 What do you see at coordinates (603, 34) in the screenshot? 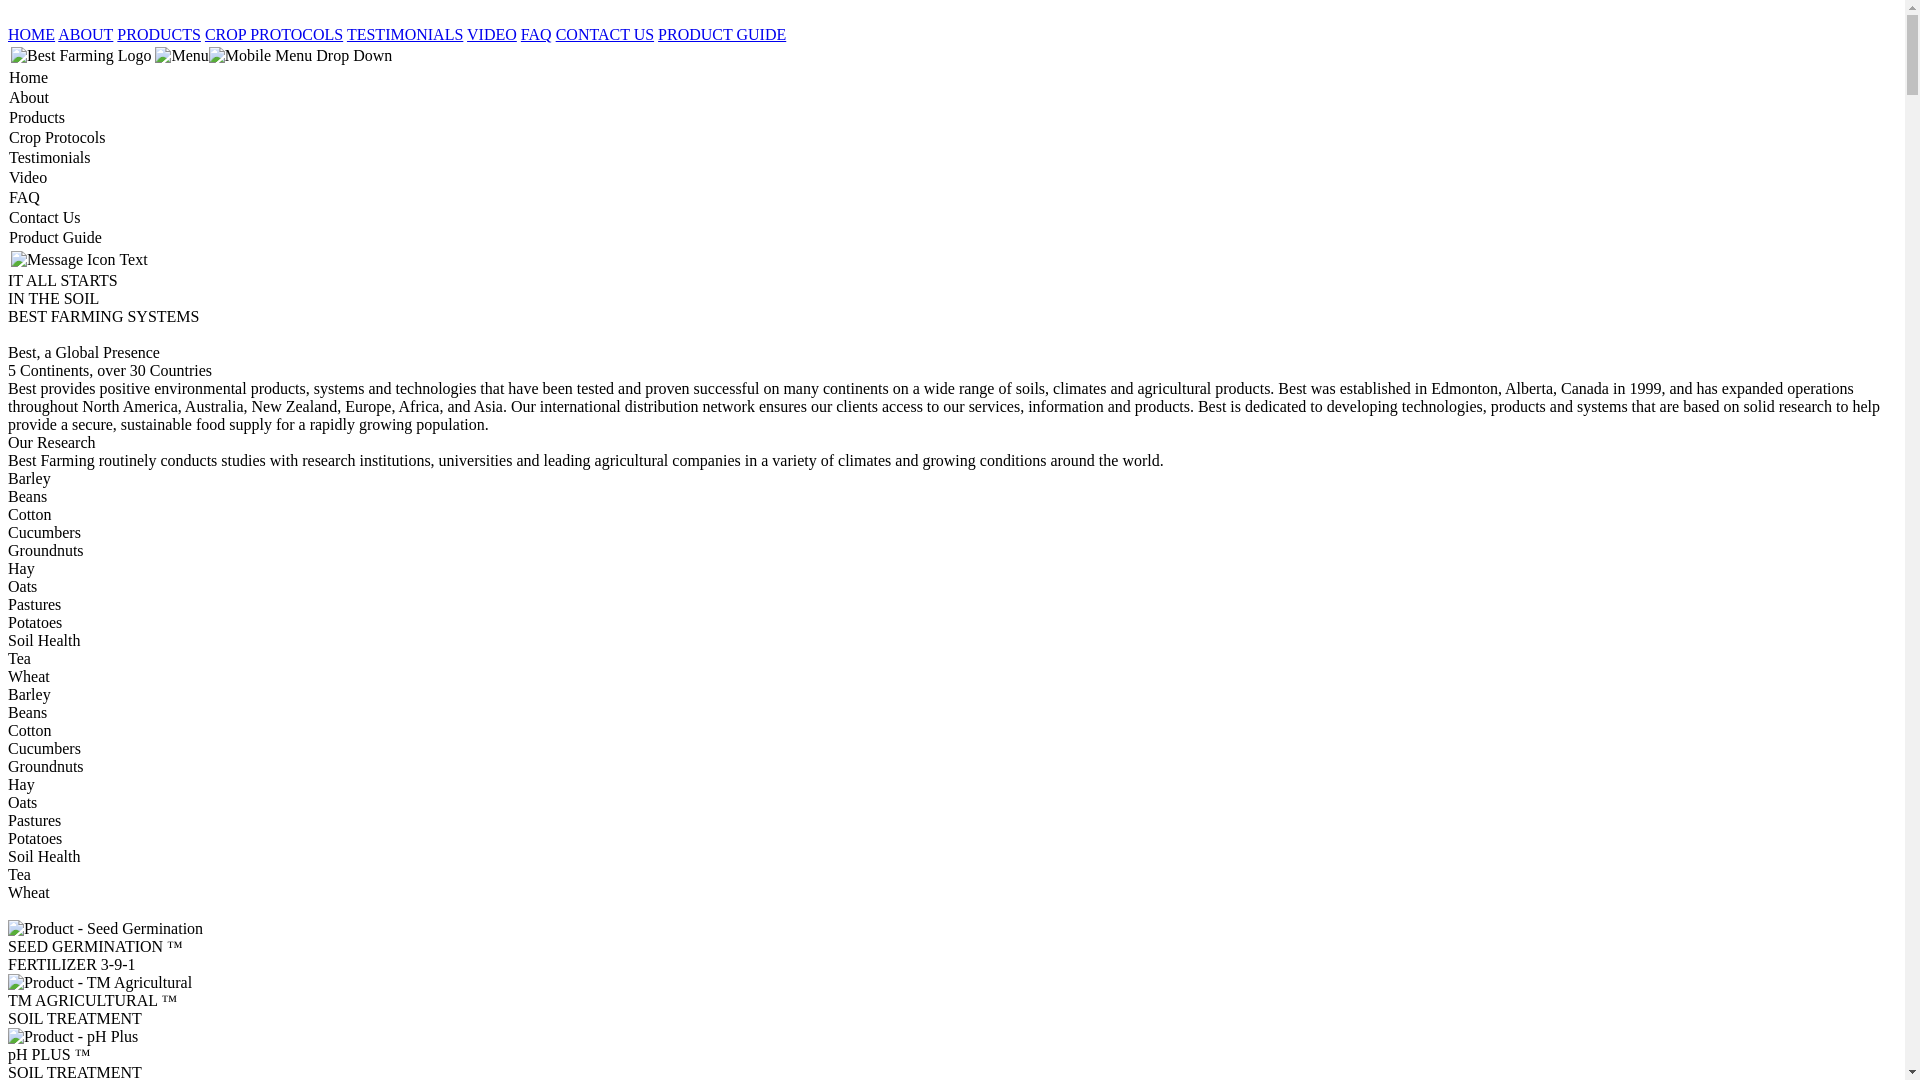
I see `'CONTACT US'` at bounding box center [603, 34].